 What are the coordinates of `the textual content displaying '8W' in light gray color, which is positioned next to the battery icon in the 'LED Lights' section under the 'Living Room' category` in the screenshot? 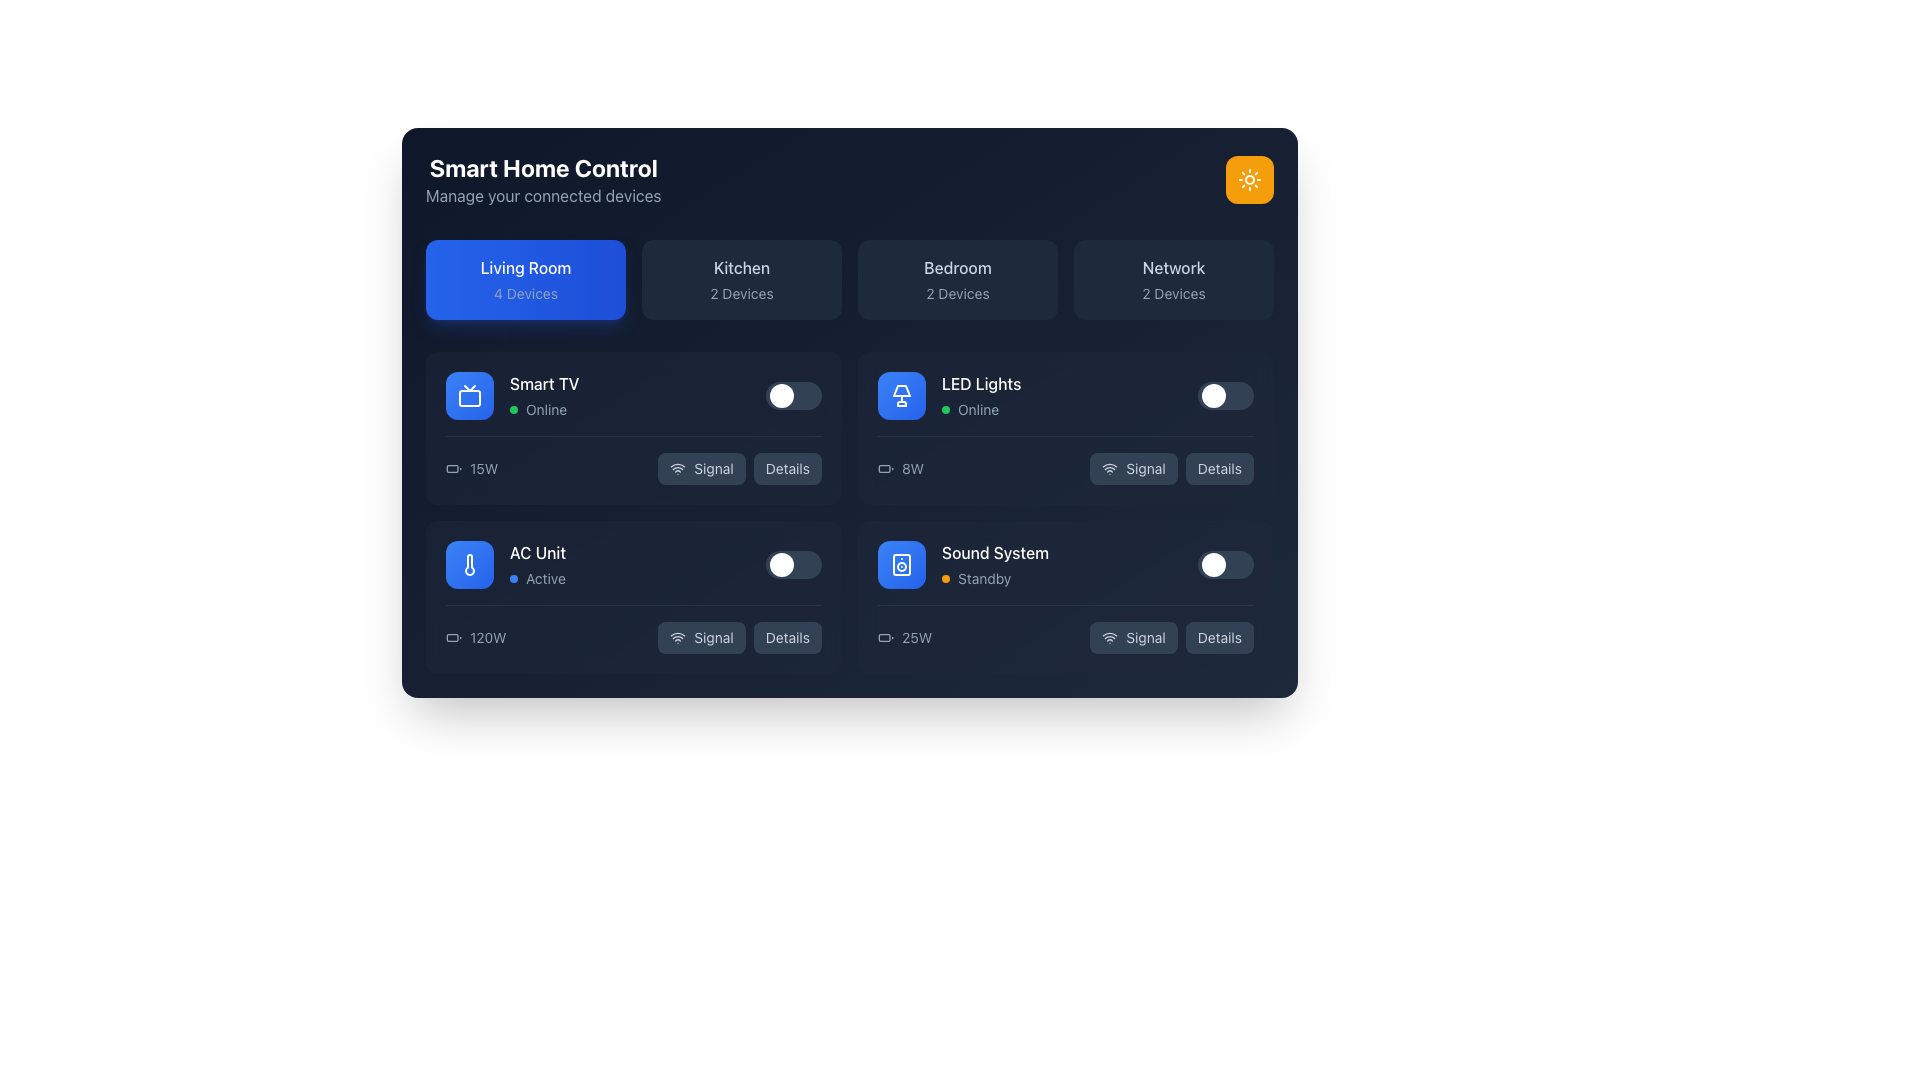 It's located at (900, 469).